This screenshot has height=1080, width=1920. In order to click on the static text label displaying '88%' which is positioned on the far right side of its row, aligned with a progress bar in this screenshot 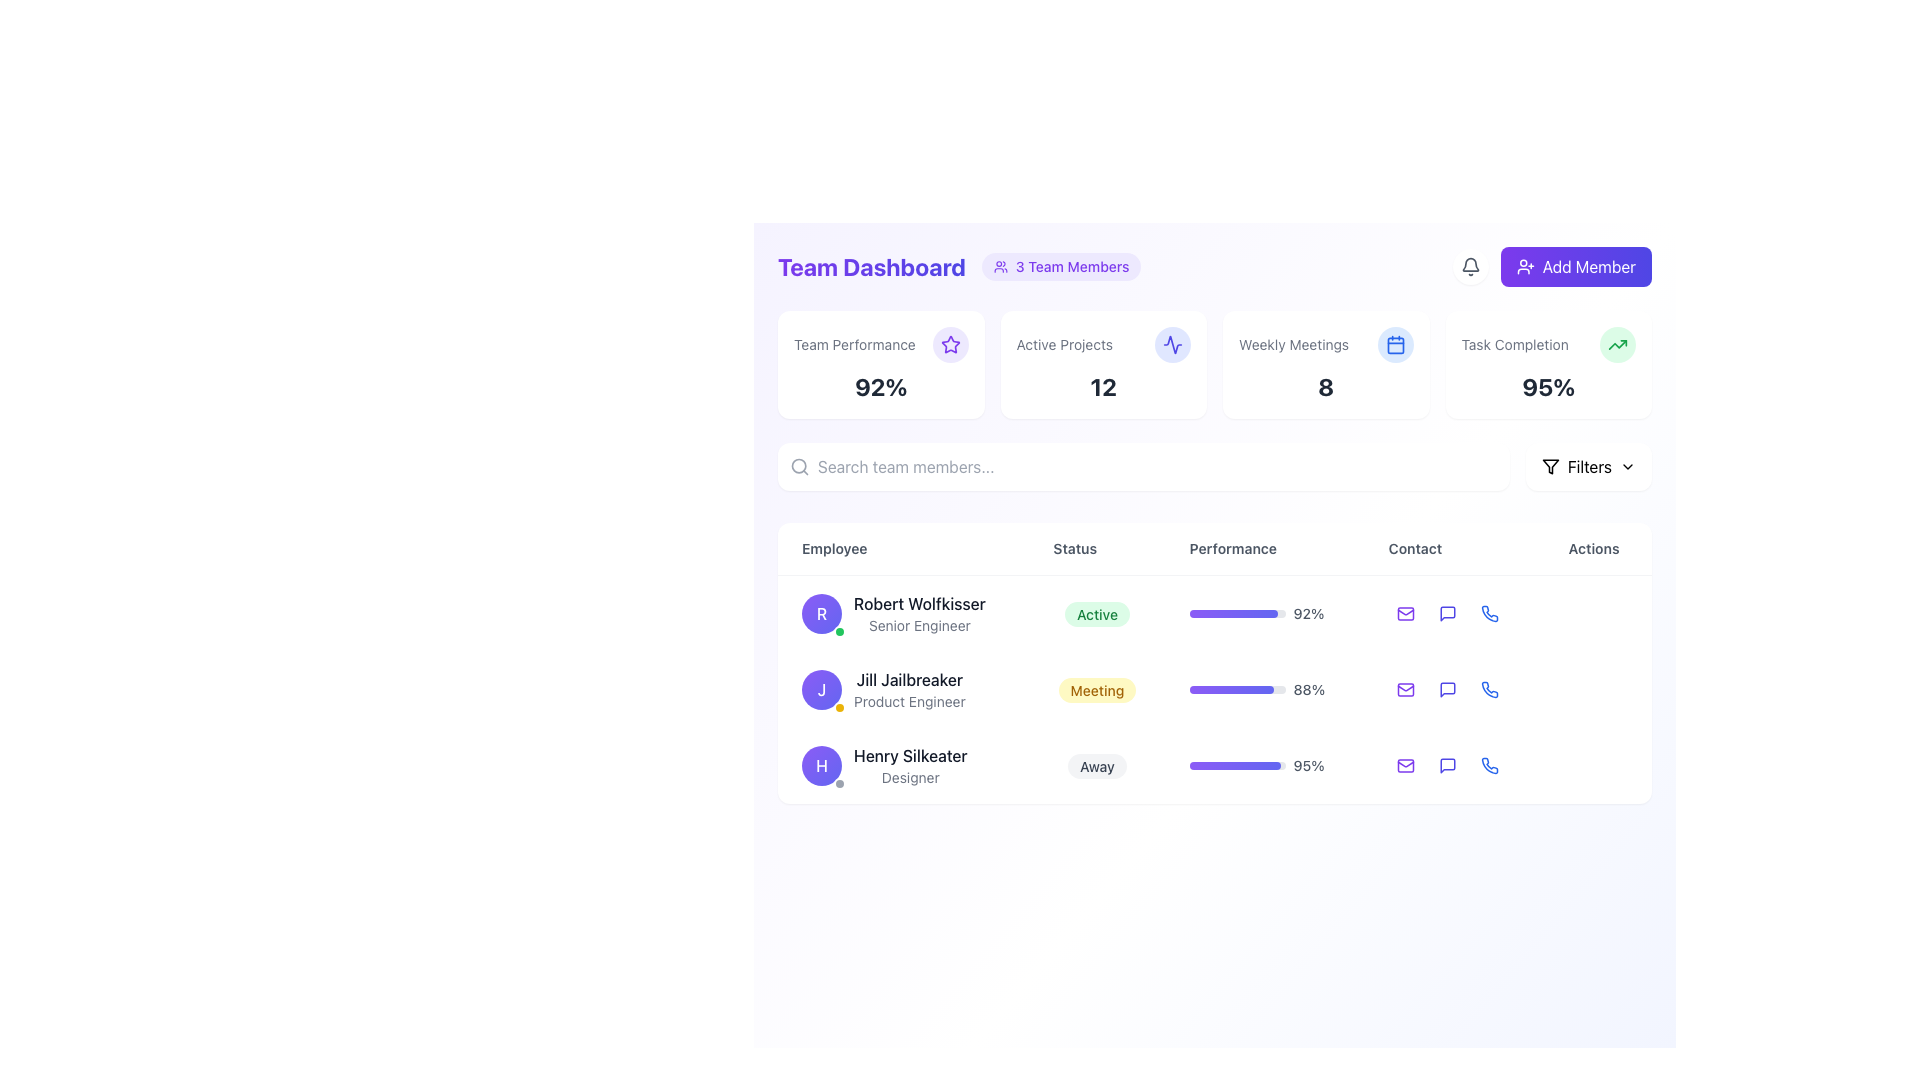, I will do `click(1309, 689)`.